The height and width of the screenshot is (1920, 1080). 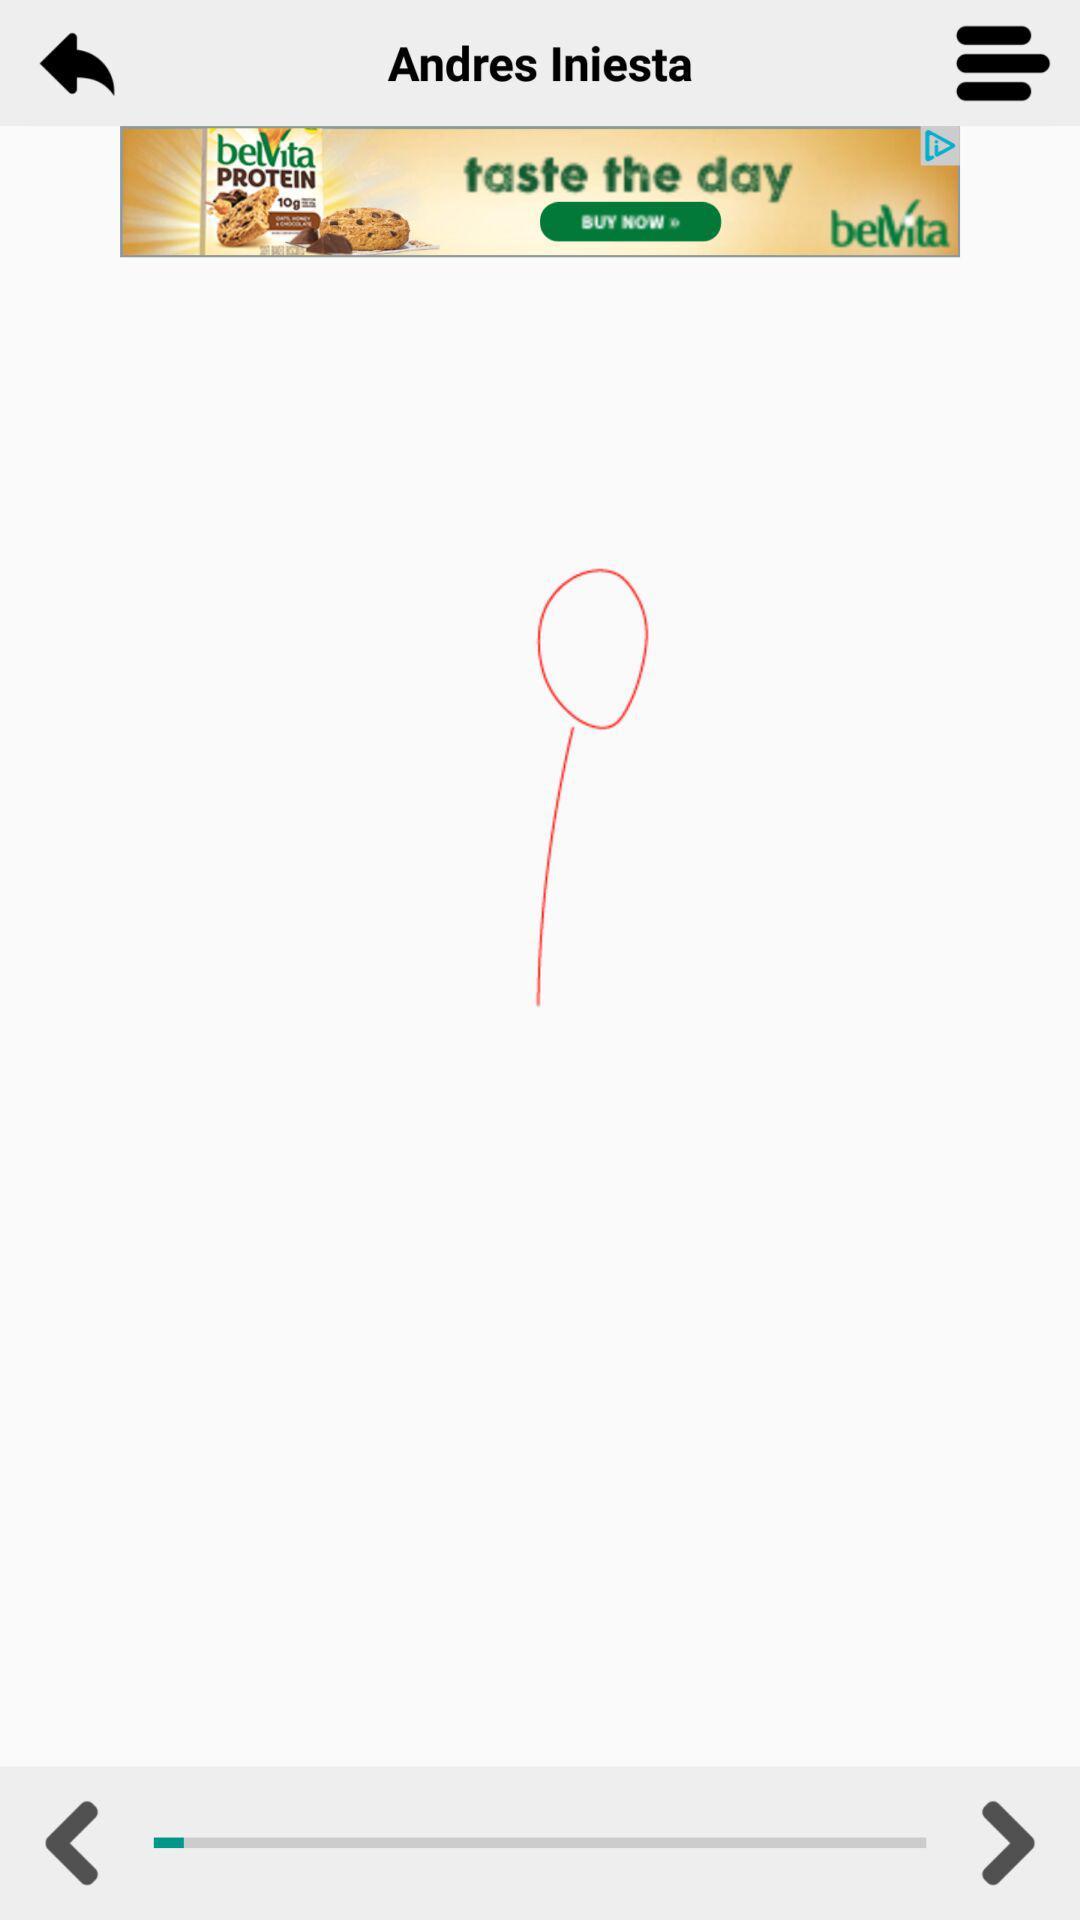 What do you see at coordinates (75, 62) in the screenshot?
I see `goto back` at bounding box center [75, 62].